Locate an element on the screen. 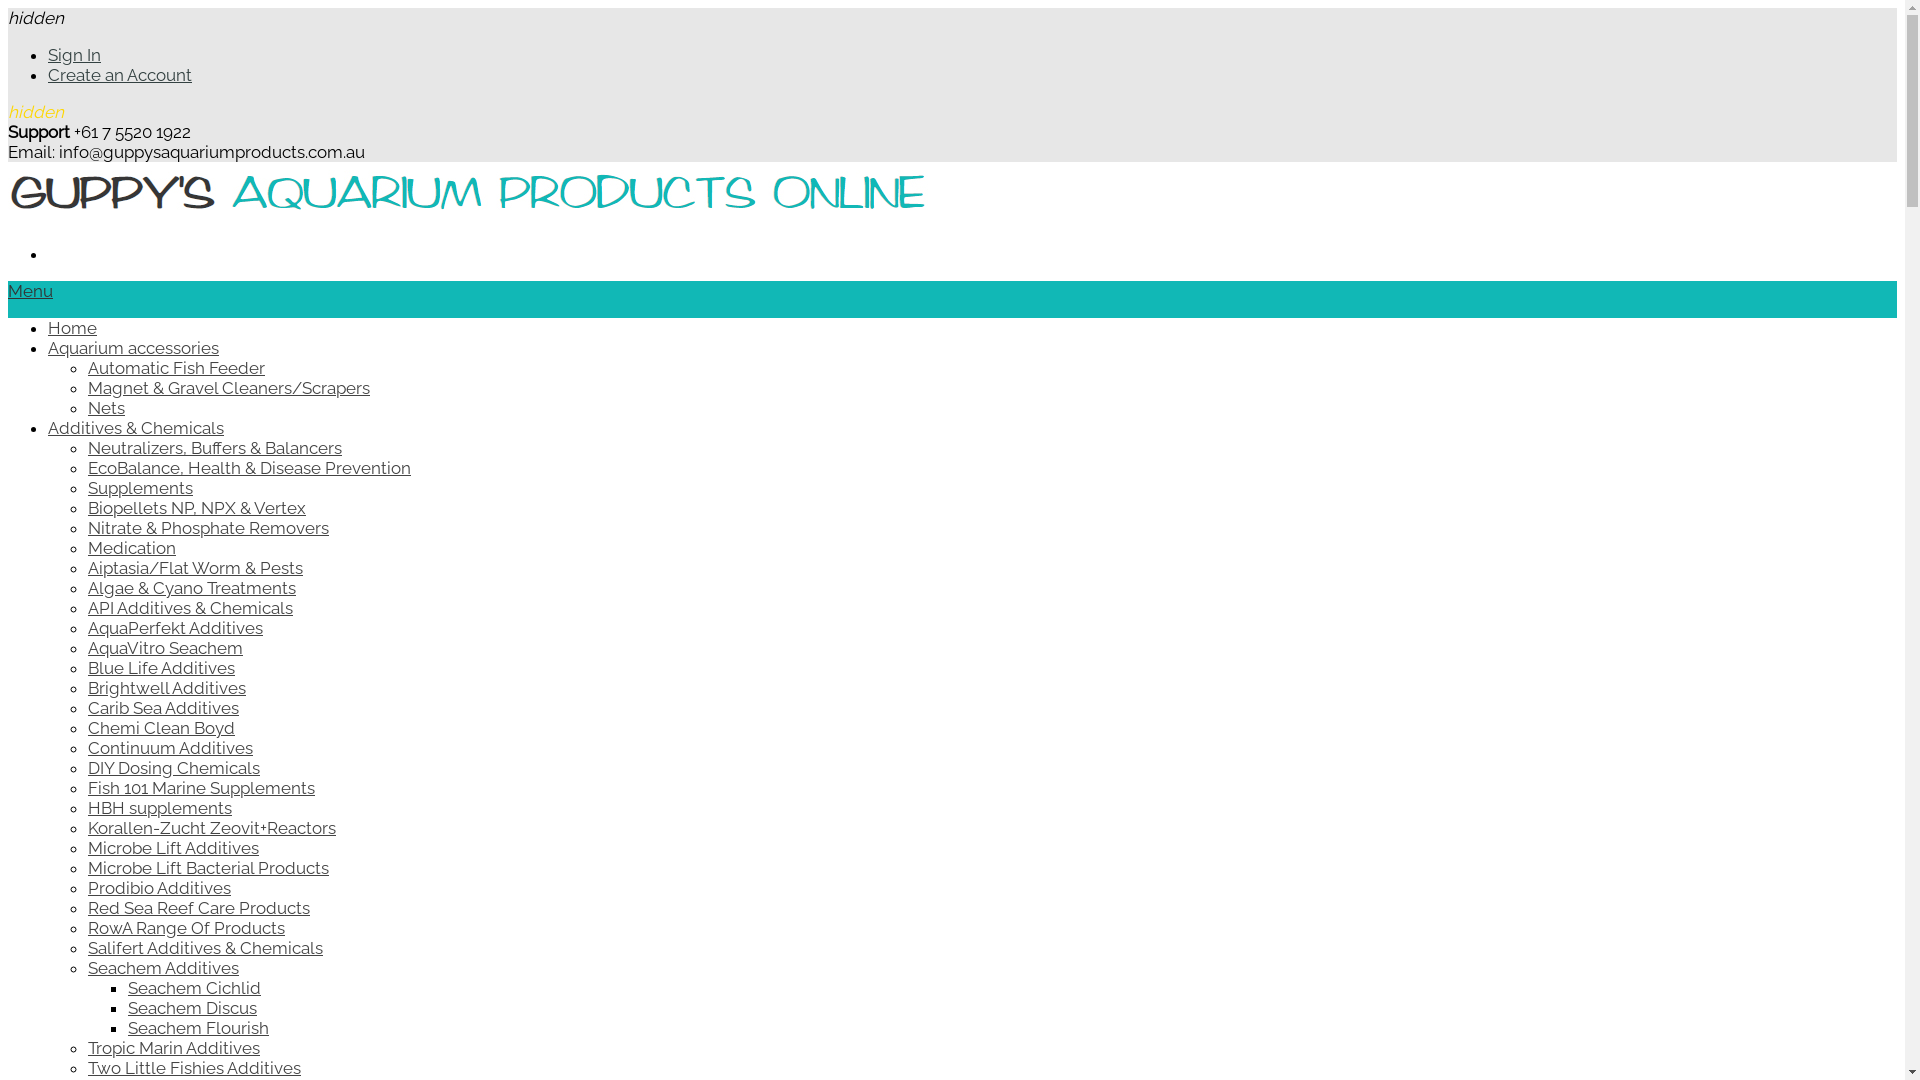  'Brightwell Additives' is located at coordinates (167, 686).